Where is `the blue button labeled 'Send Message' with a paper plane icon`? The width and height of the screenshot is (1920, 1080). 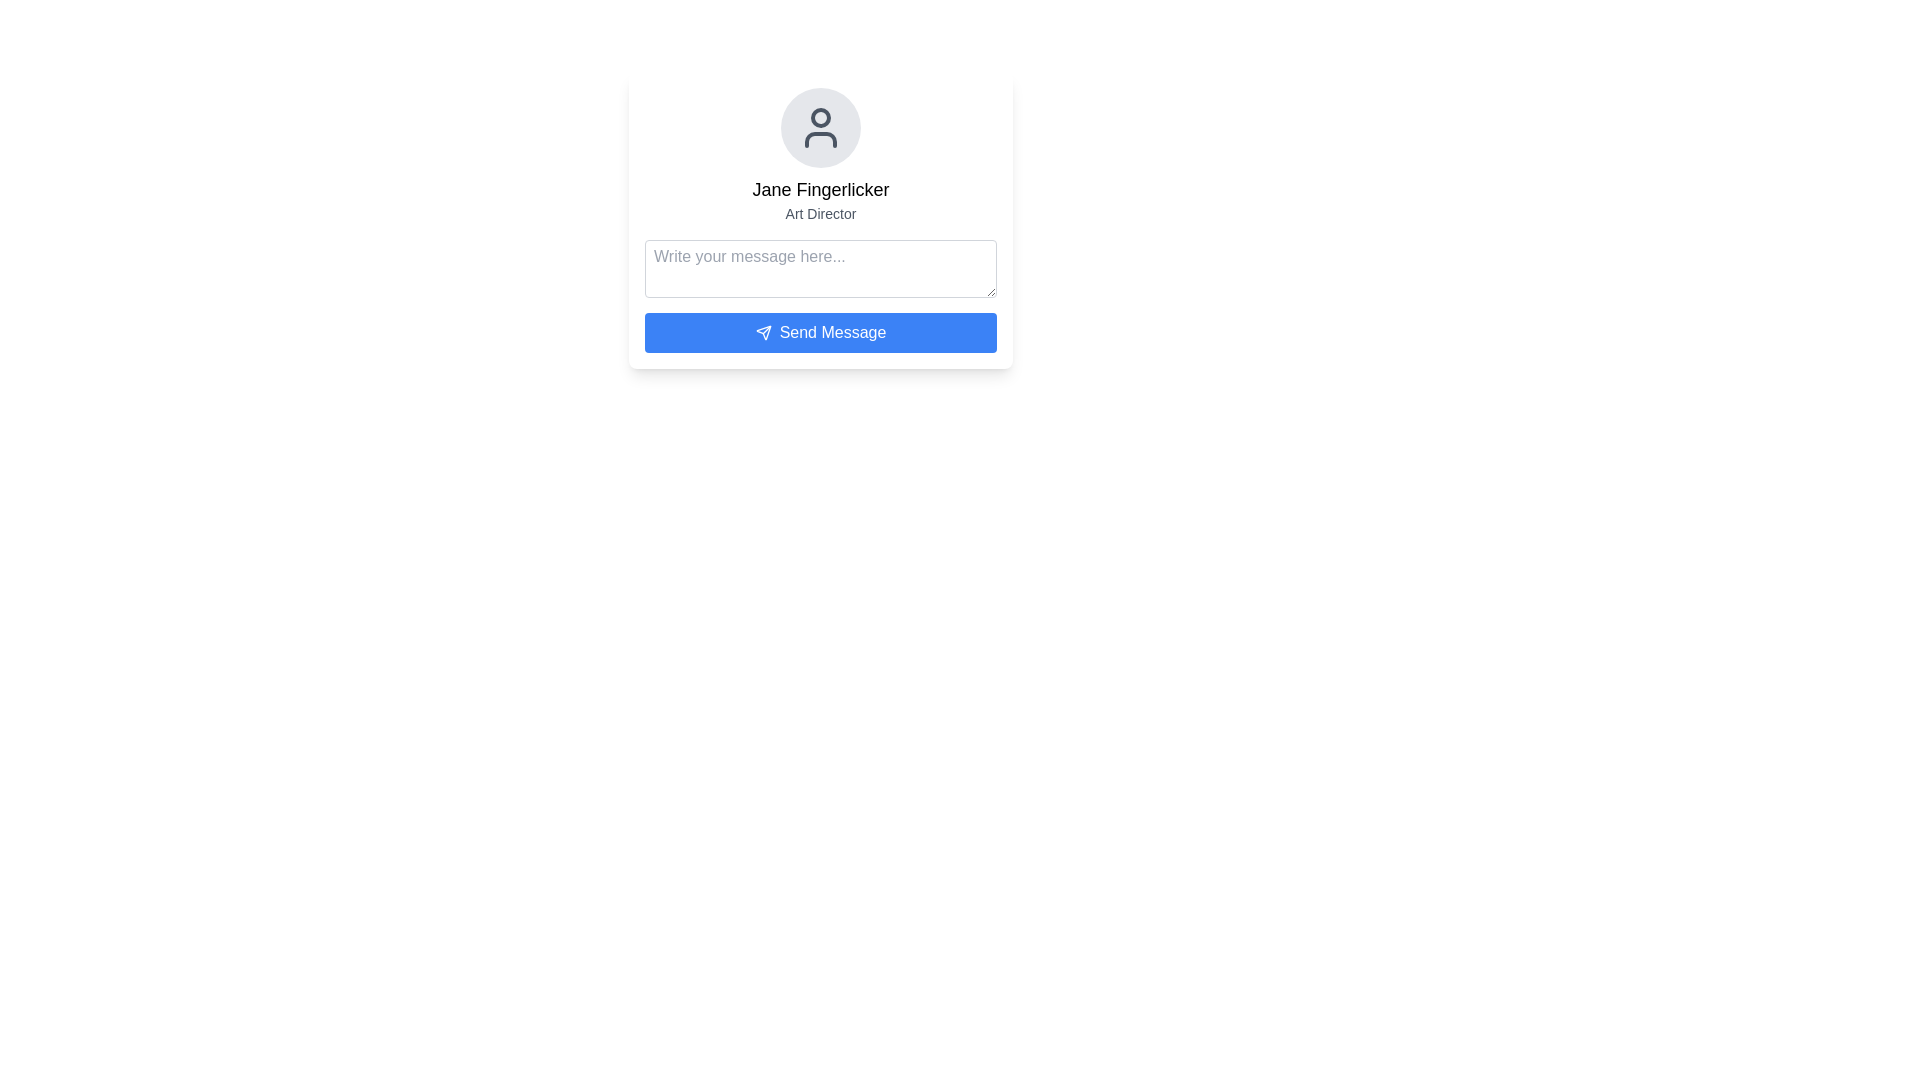
the blue button labeled 'Send Message' with a paper plane icon is located at coordinates (820, 331).